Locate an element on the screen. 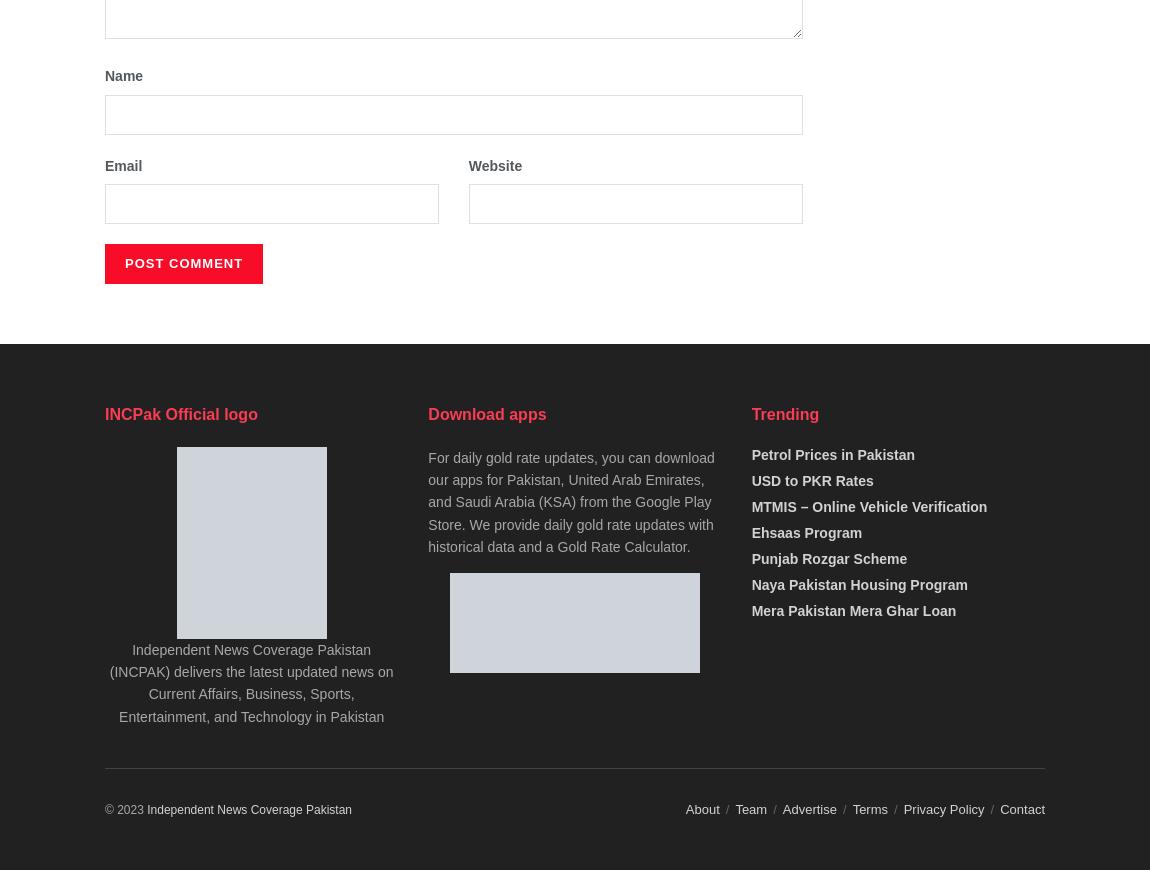 Image resolution: width=1150 pixels, height=870 pixels. '© 2023' is located at coordinates (125, 809).